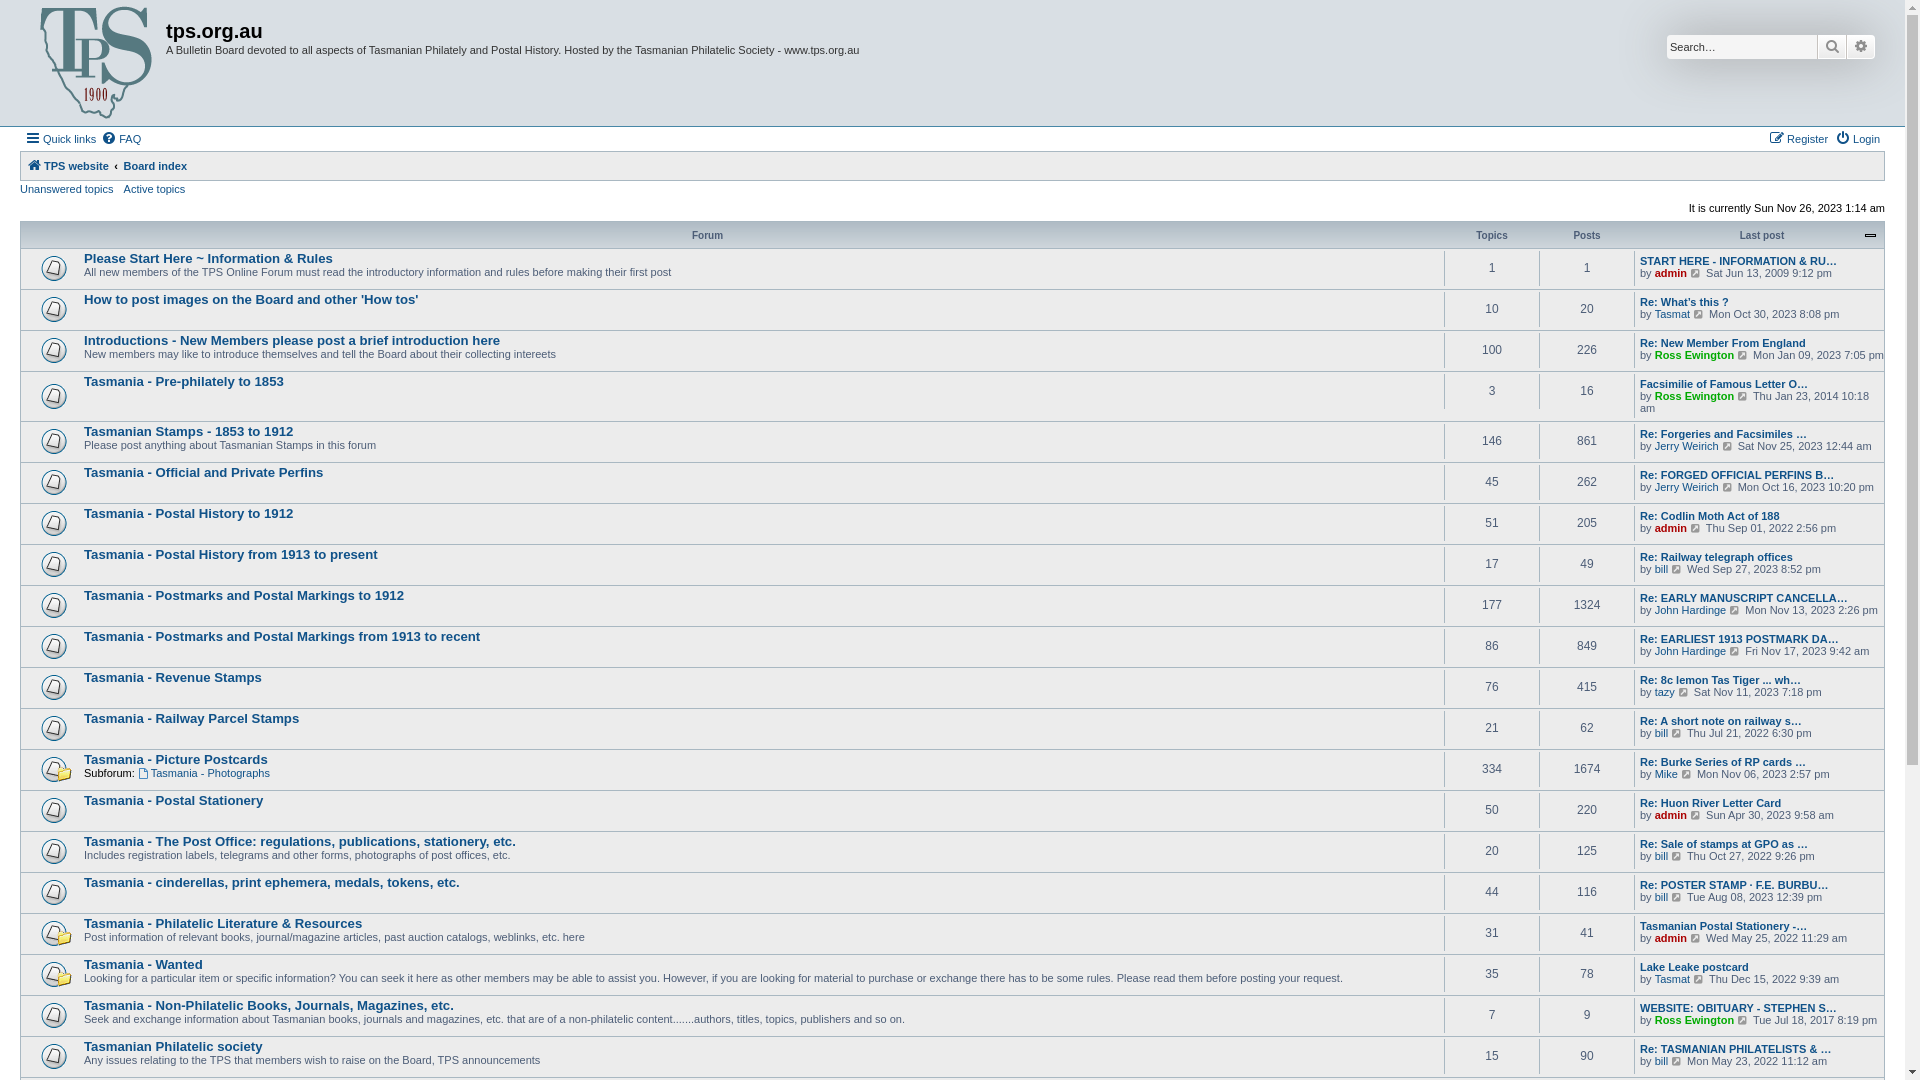 This screenshot has height=1080, width=1920. What do you see at coordinates (1693, 396) in the screenshot?
I see `'Ross Ewington'` at bounding box center [1693, 396].